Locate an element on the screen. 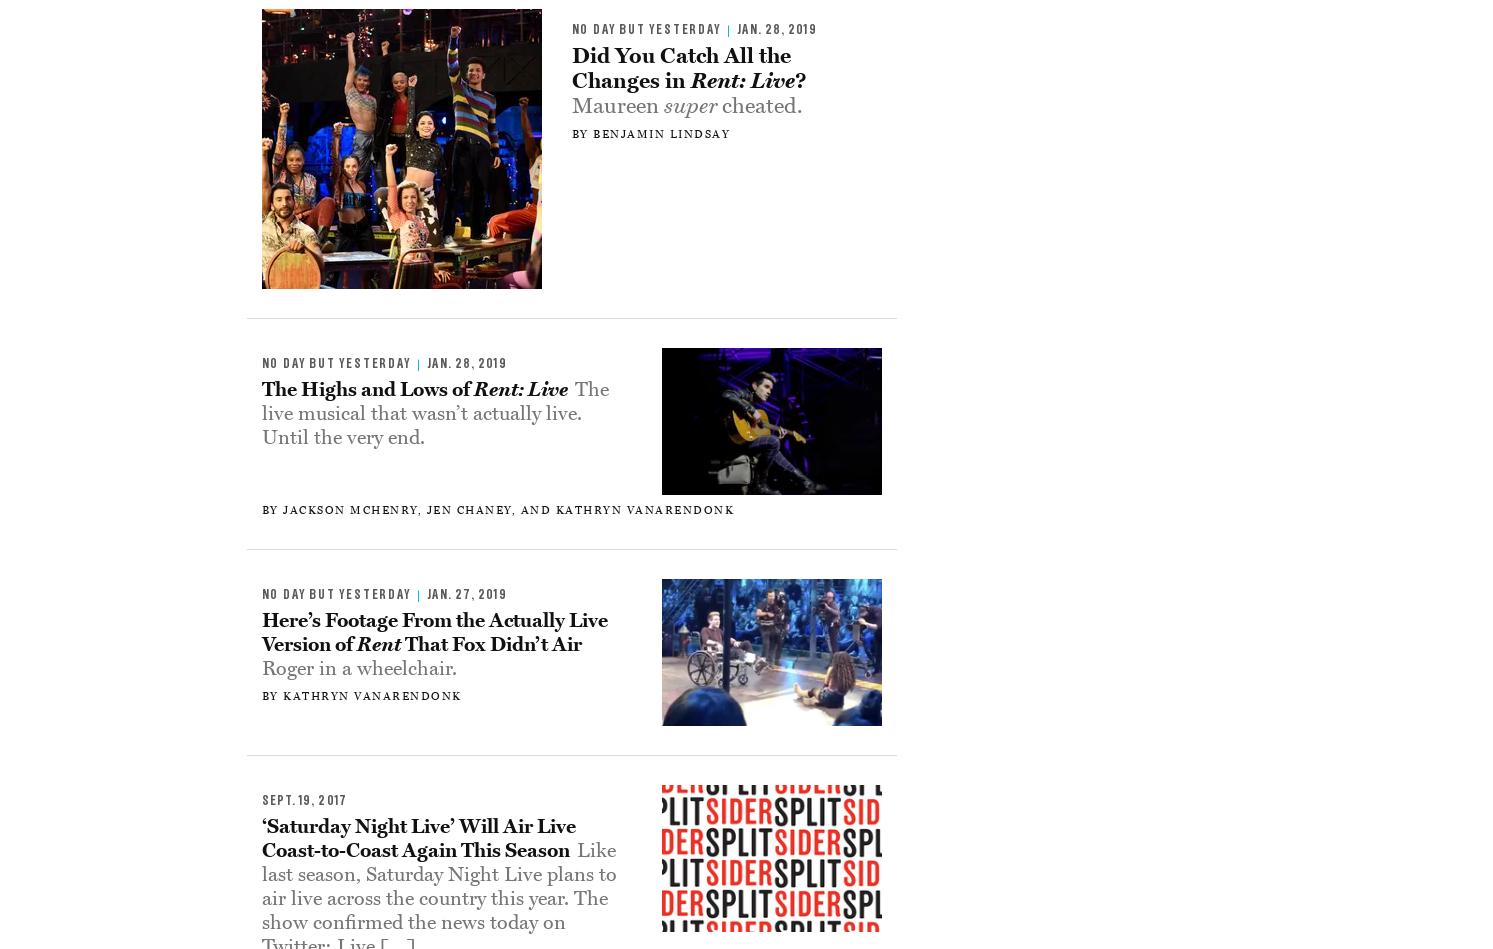 Image resolution: width=1493 pixels, height=949 pixels. 'Maureen' is located at coordinates (617, 104).